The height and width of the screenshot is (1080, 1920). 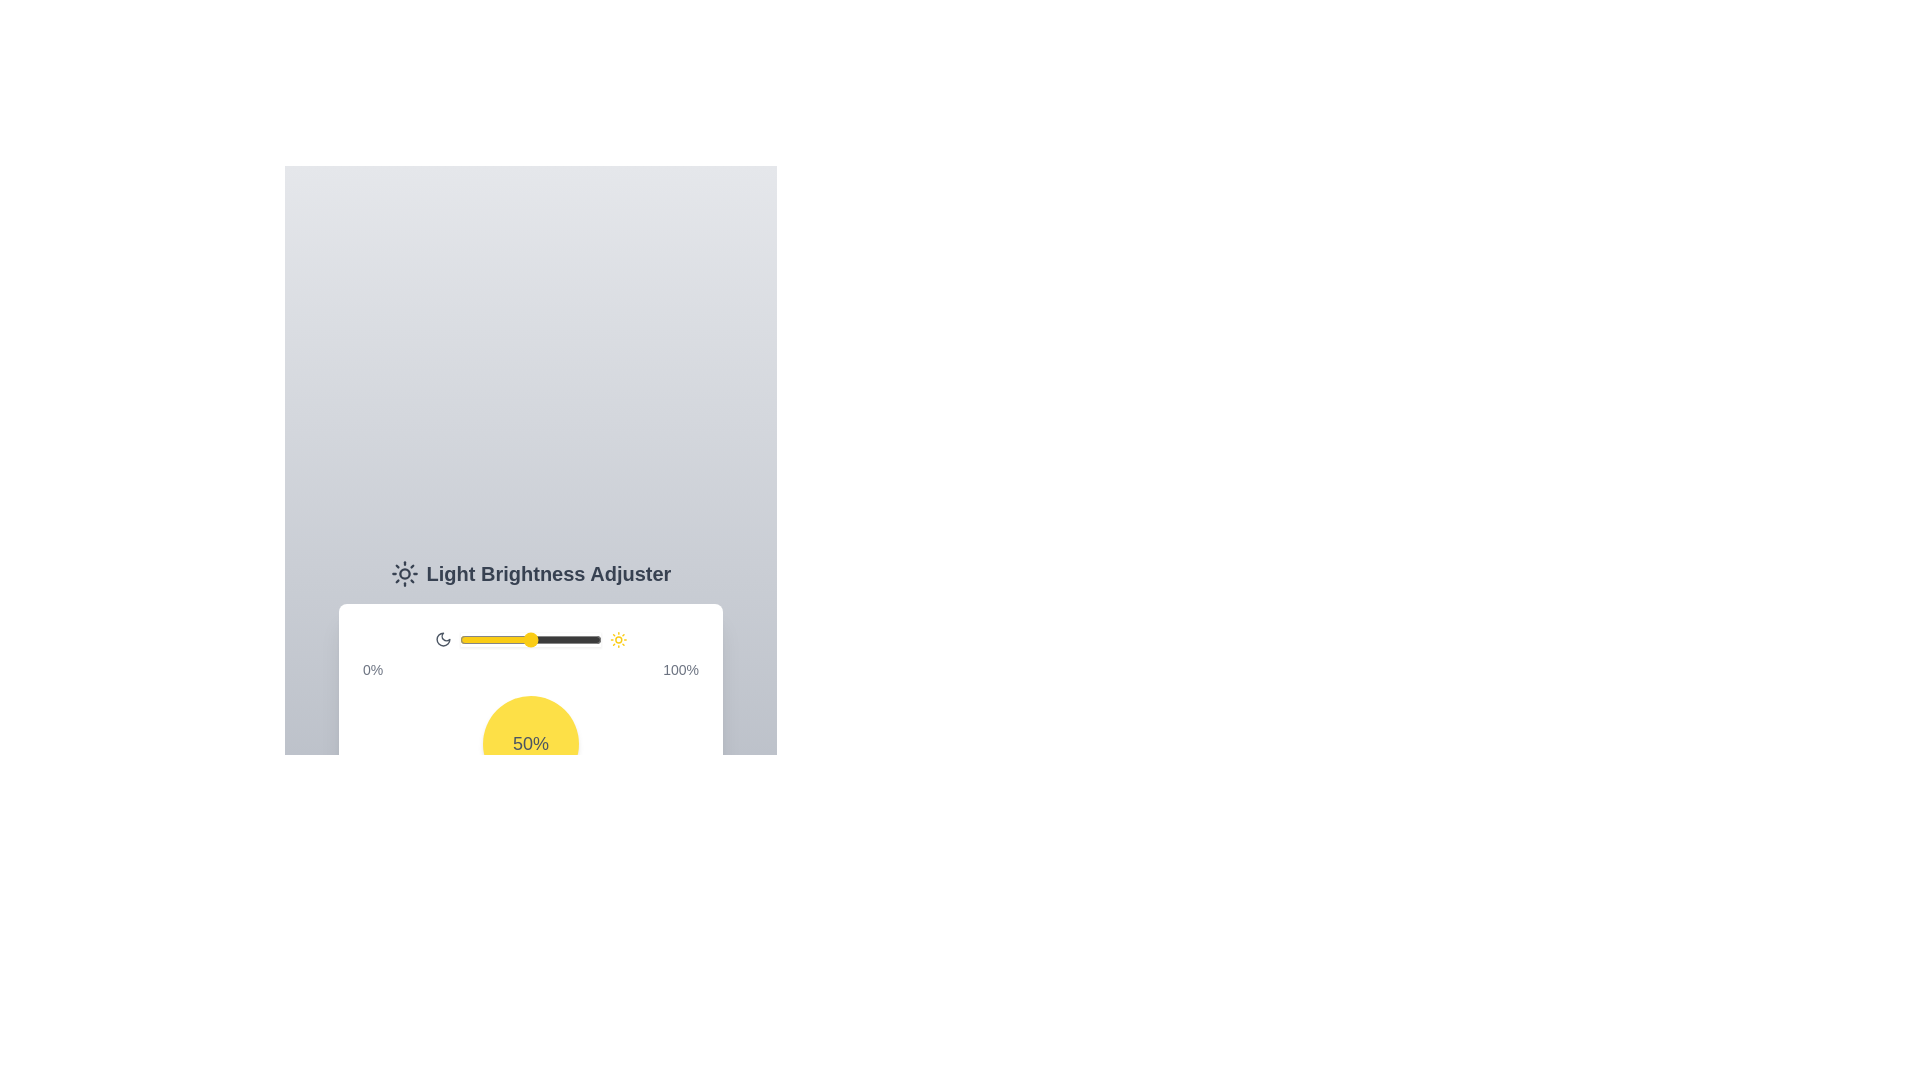 I want to click on the moon icon to toggle its state, so click(x=442, y=640).